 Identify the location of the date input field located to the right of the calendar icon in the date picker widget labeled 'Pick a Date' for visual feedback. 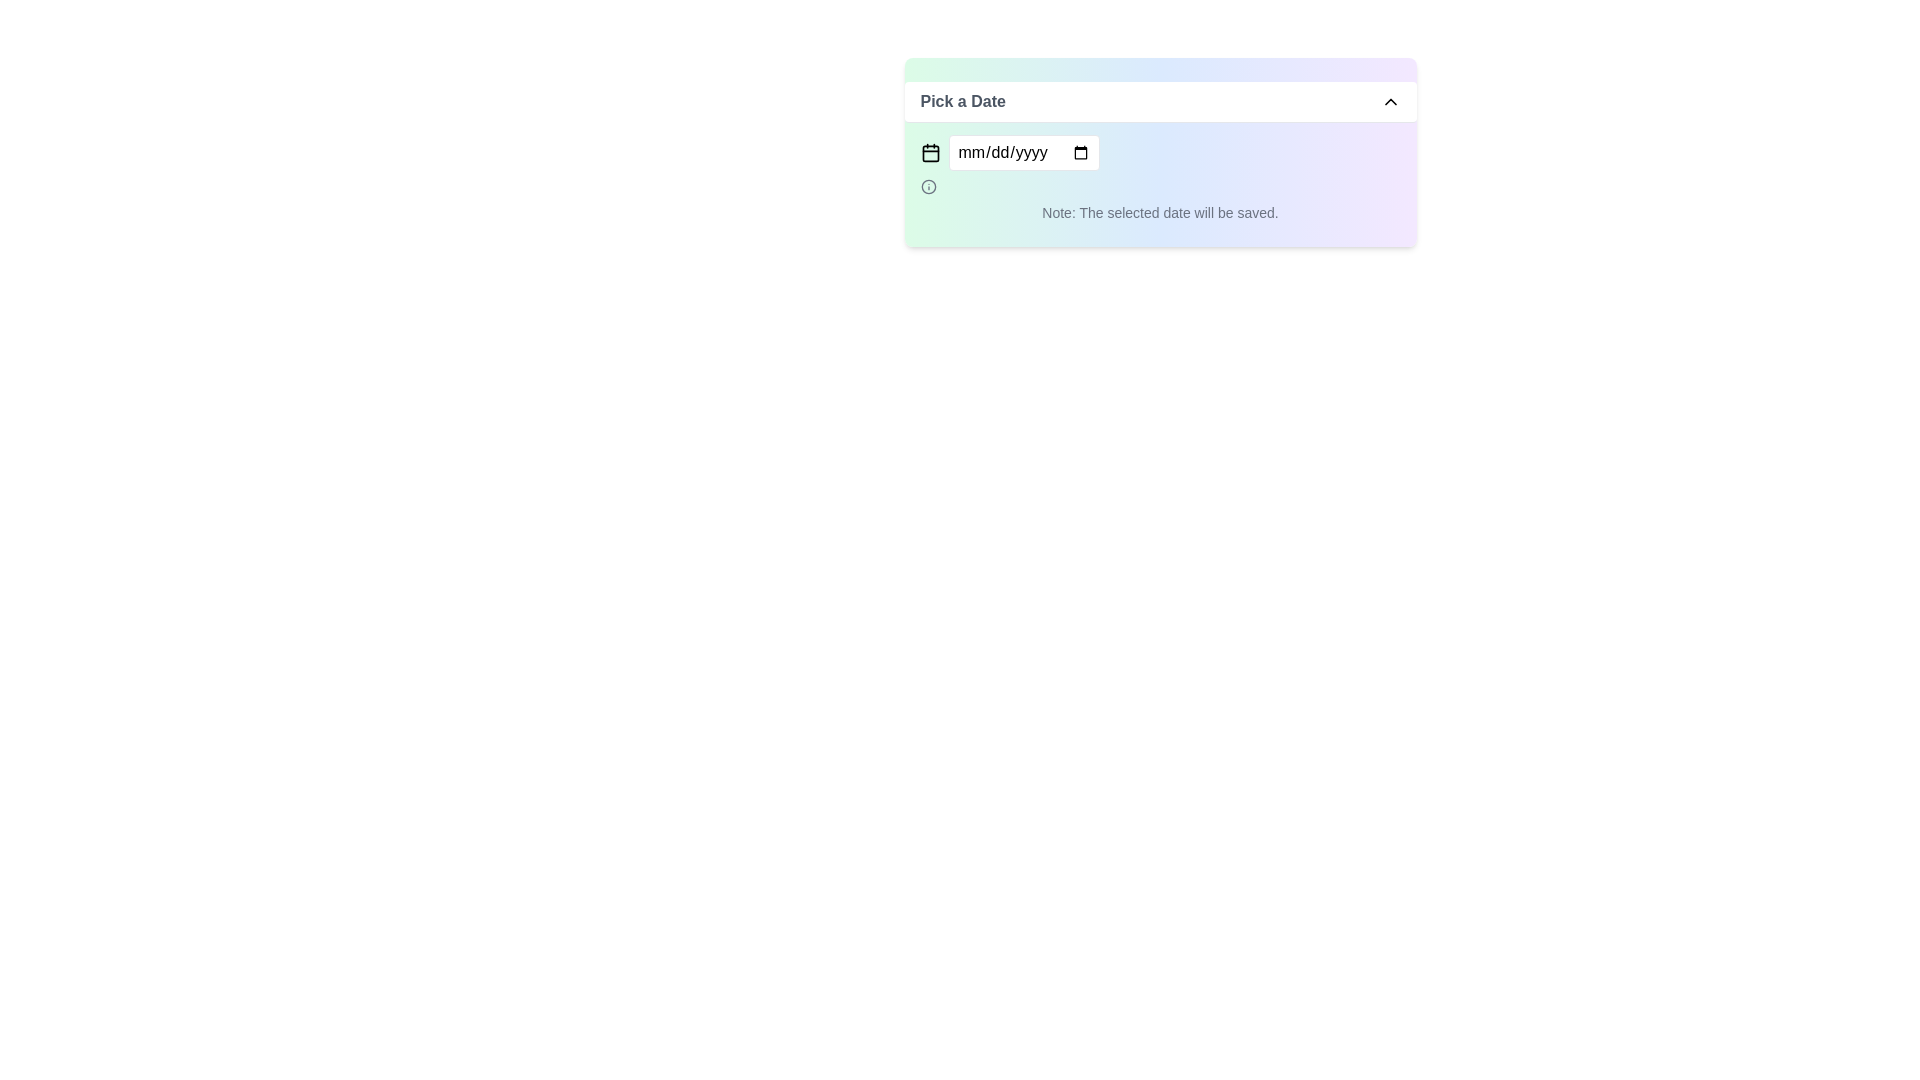
(1023, 152).